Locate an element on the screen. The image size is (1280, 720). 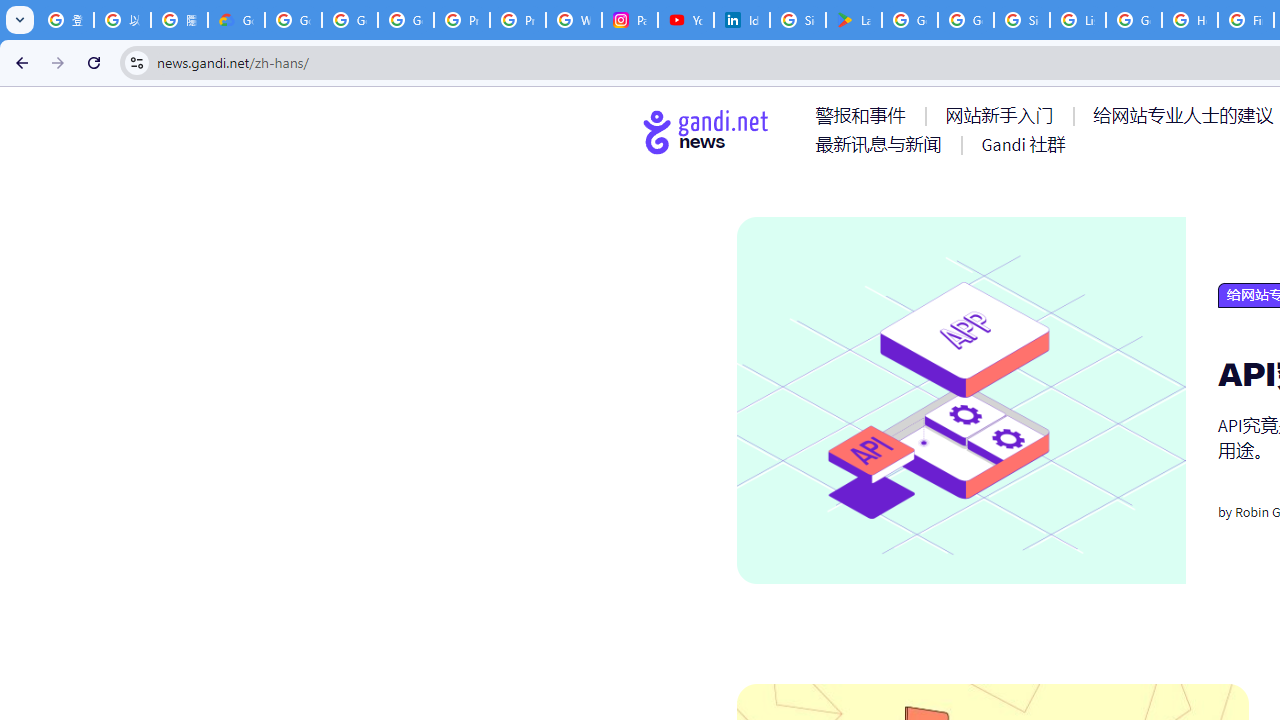
'Last Shelter: Survival - Apps on Google Play' is located at coordinates (853, 20).